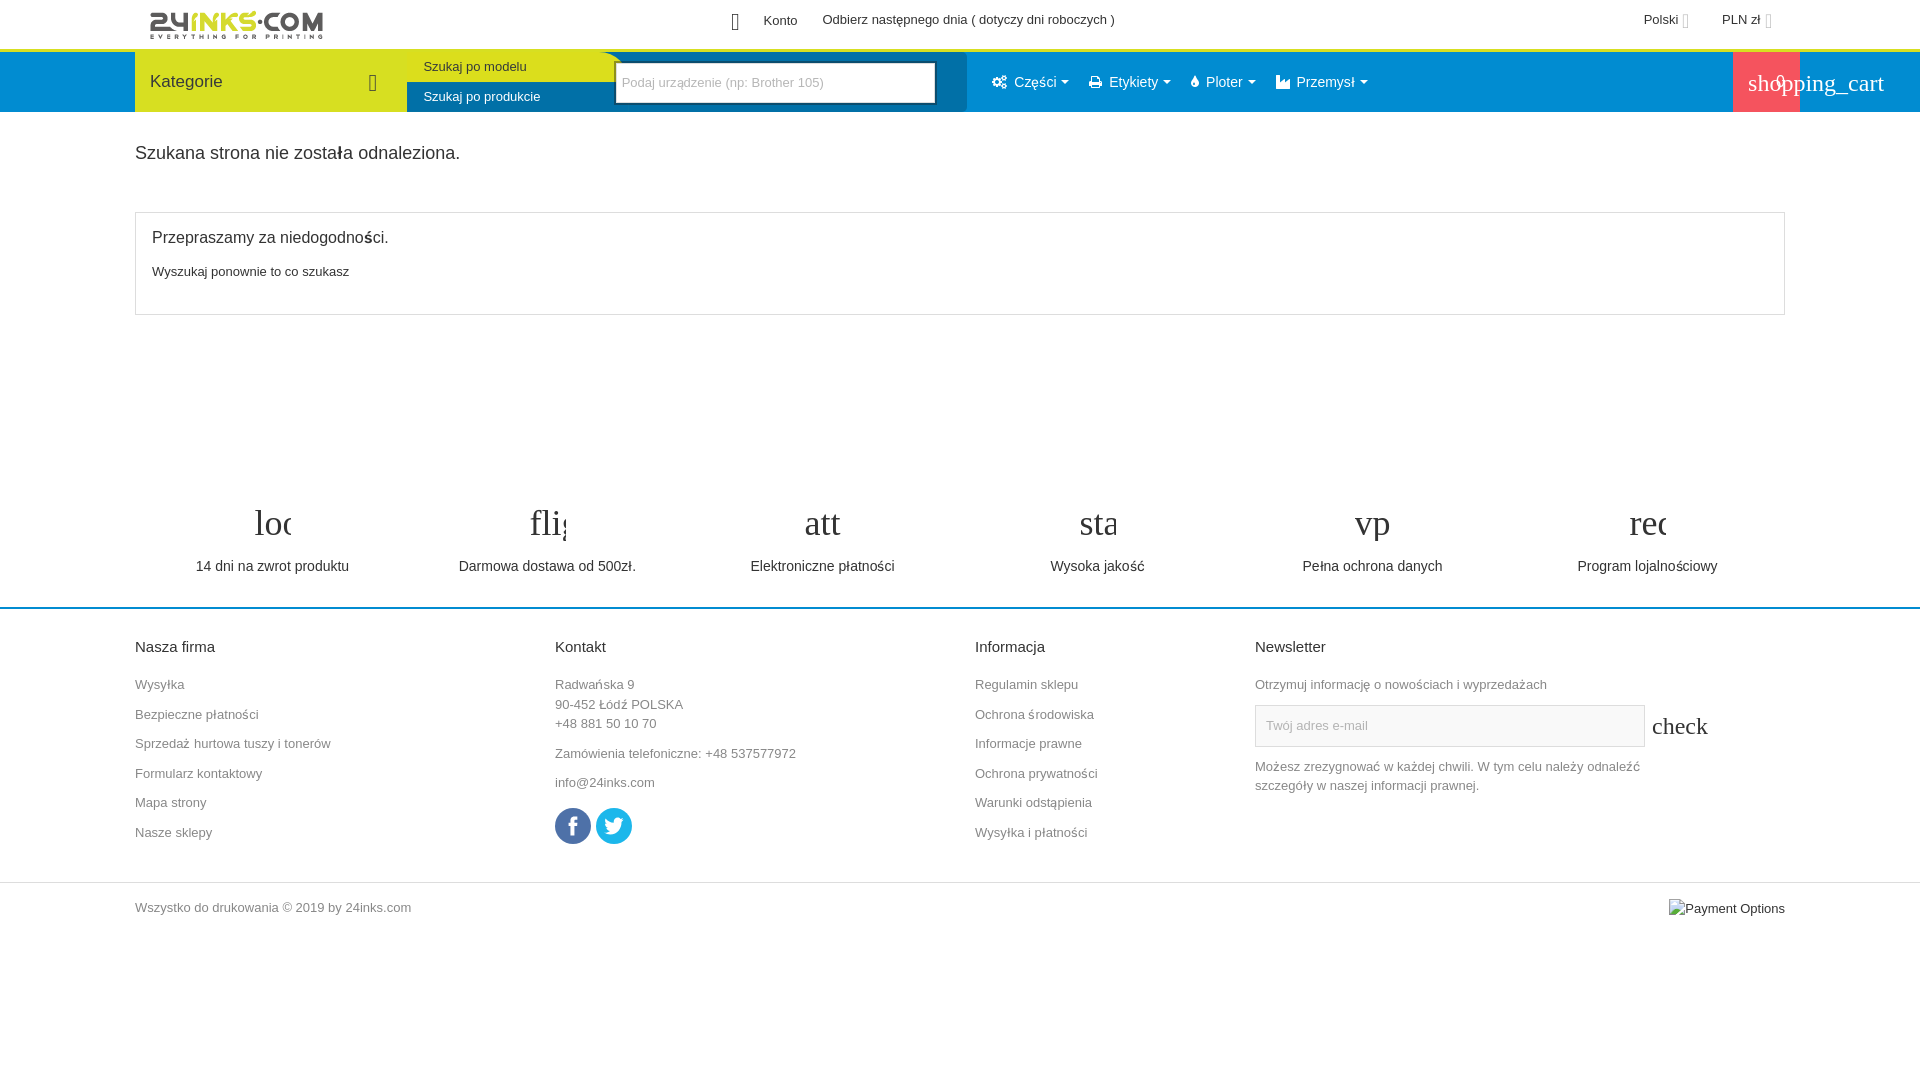 This screenshot has height=1080, width=1920. What do you see at coordinates (171, 801) in the screenshot?
I see `'Mapa strony'` at bounding box center [171, 801].